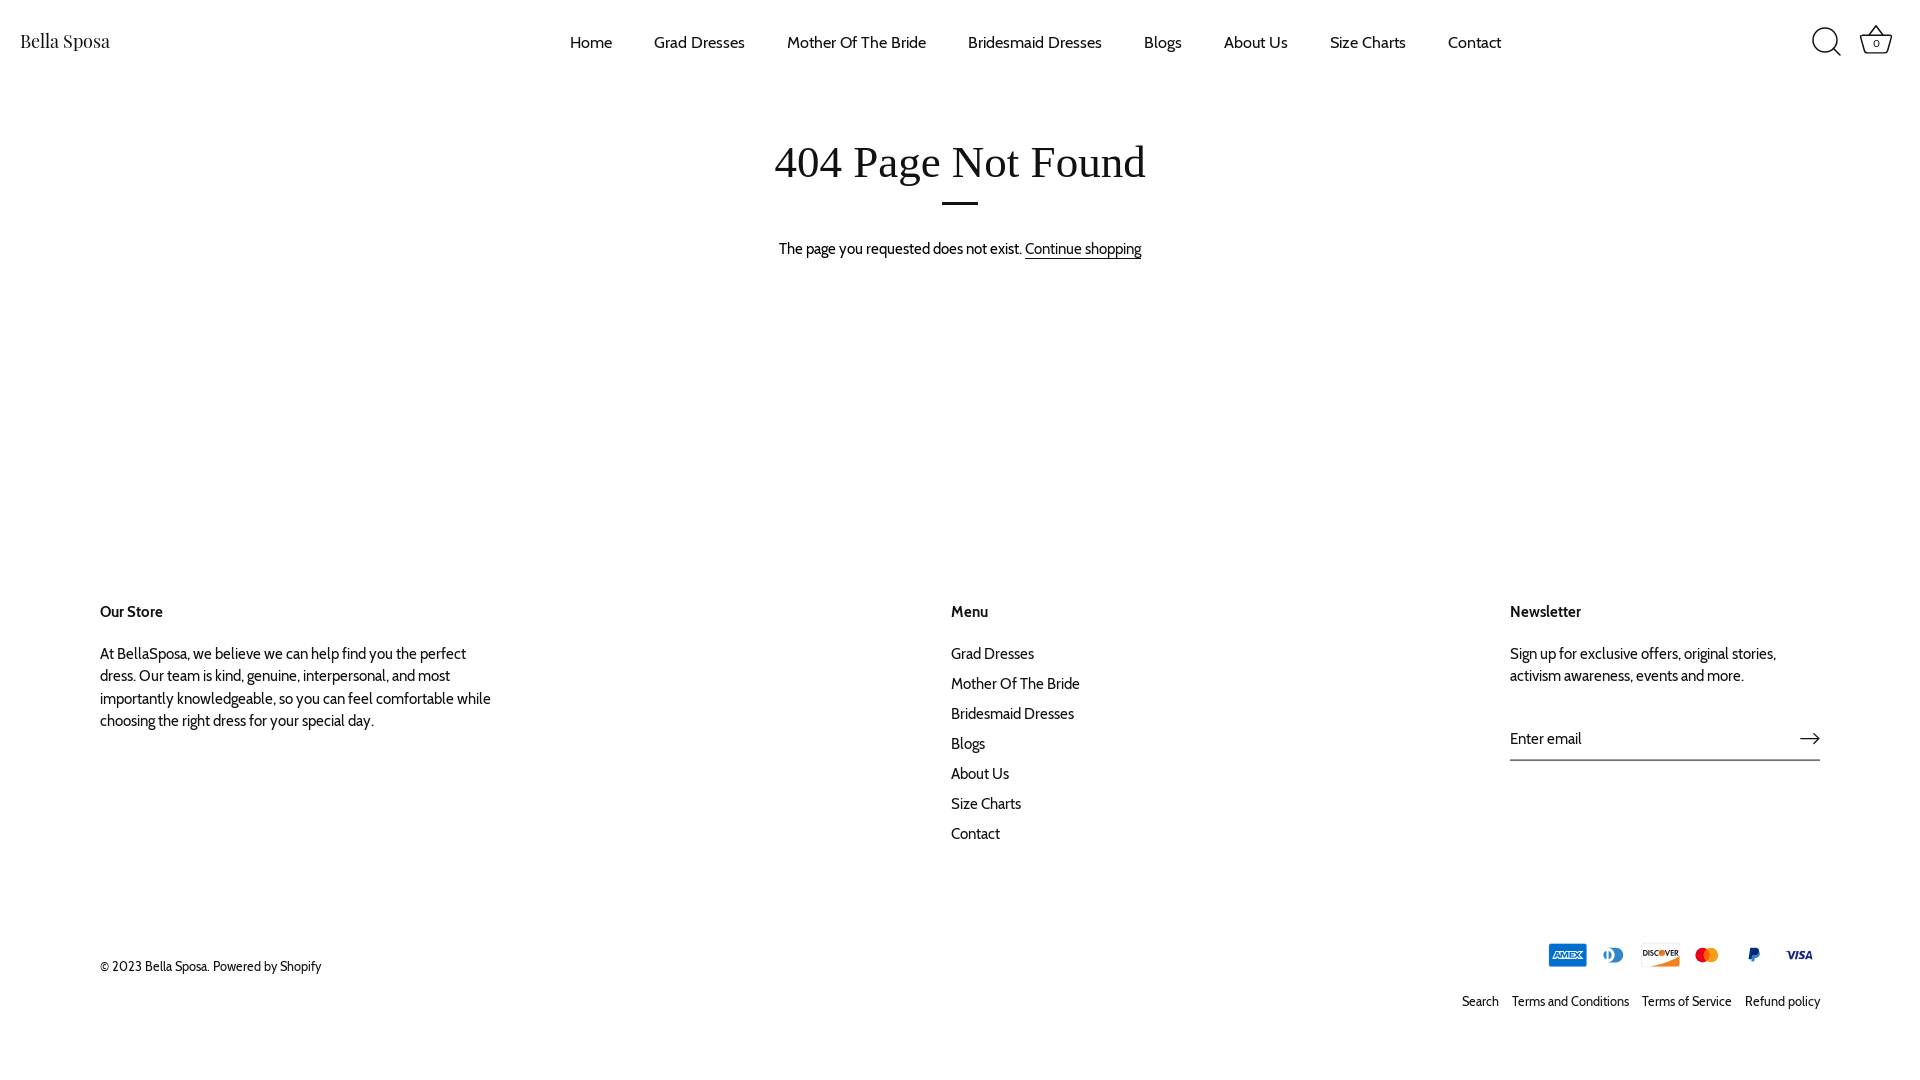  I want to click on 'Home', so click(551, 42).